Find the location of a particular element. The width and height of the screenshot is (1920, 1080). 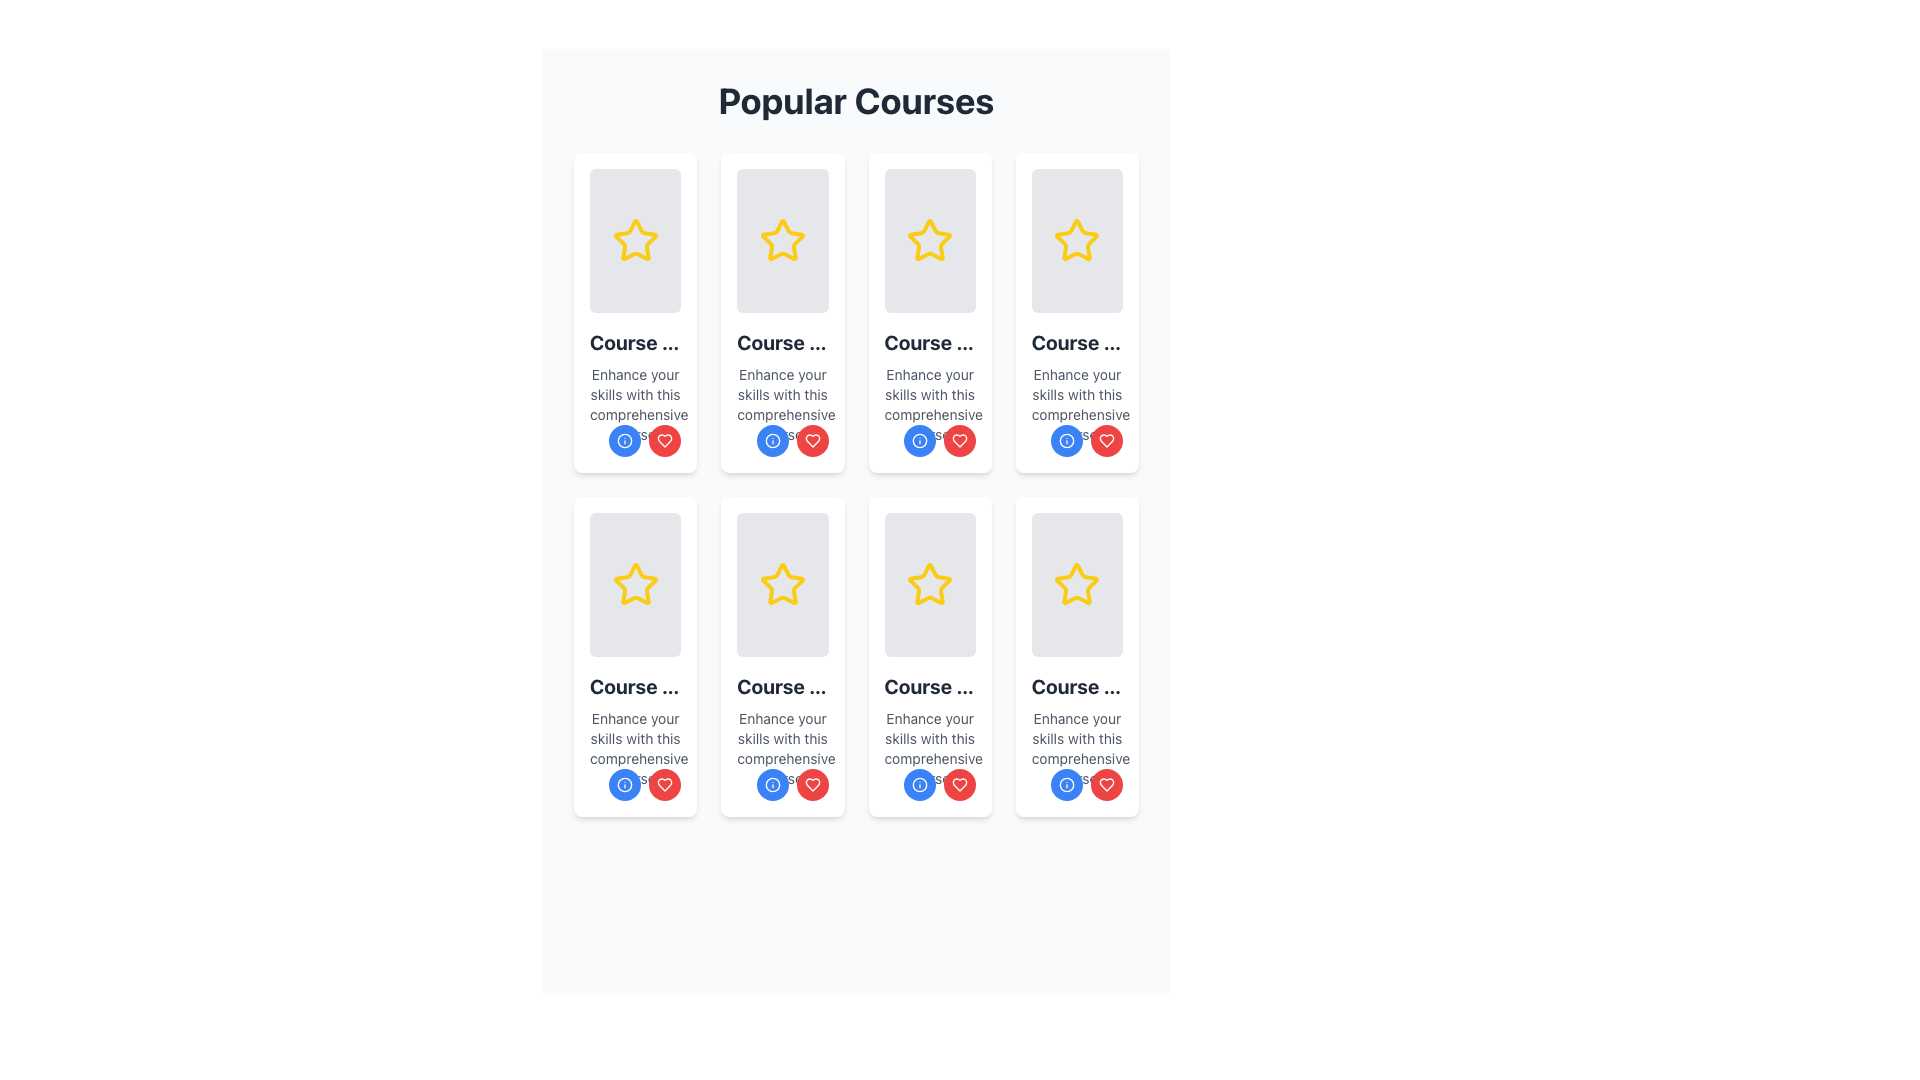

the visual placeholder with a light gray background and a yellow star icon, located in the third column of the first row under 'Popular Courses' is located at coordinates (929, 239).